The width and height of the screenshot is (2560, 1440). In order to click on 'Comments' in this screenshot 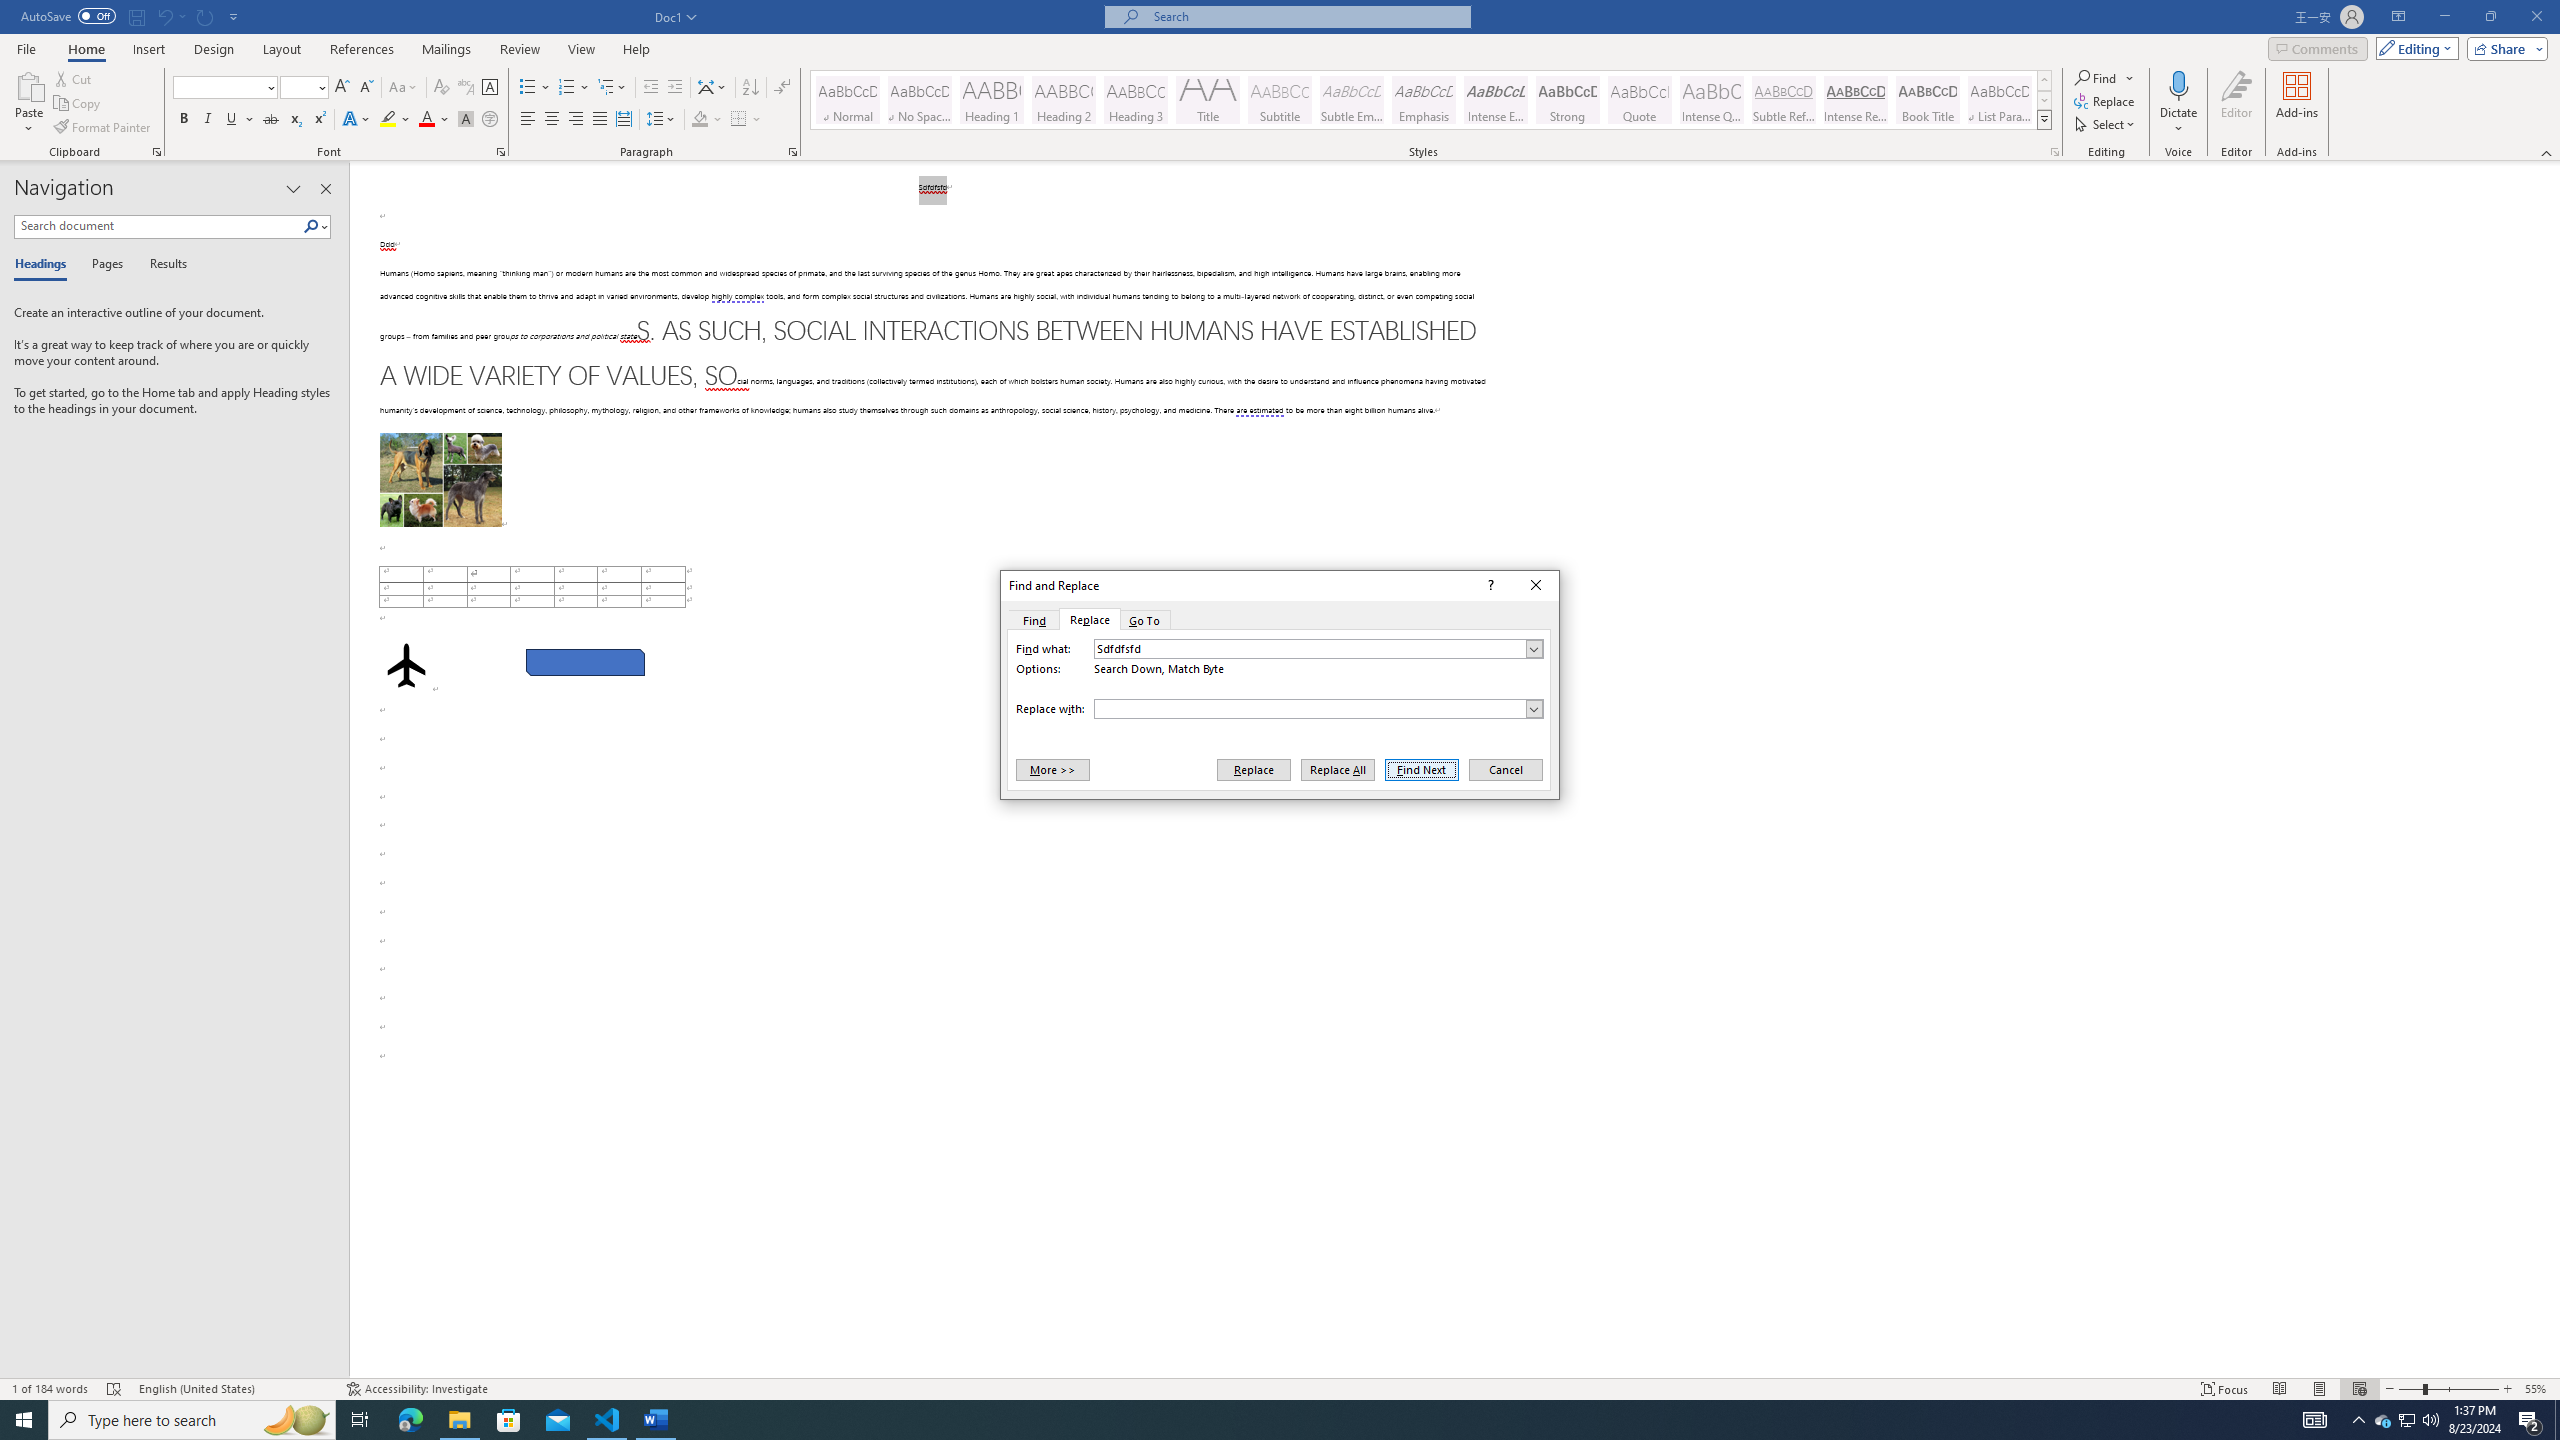, I will do `click(2318, 47)`.